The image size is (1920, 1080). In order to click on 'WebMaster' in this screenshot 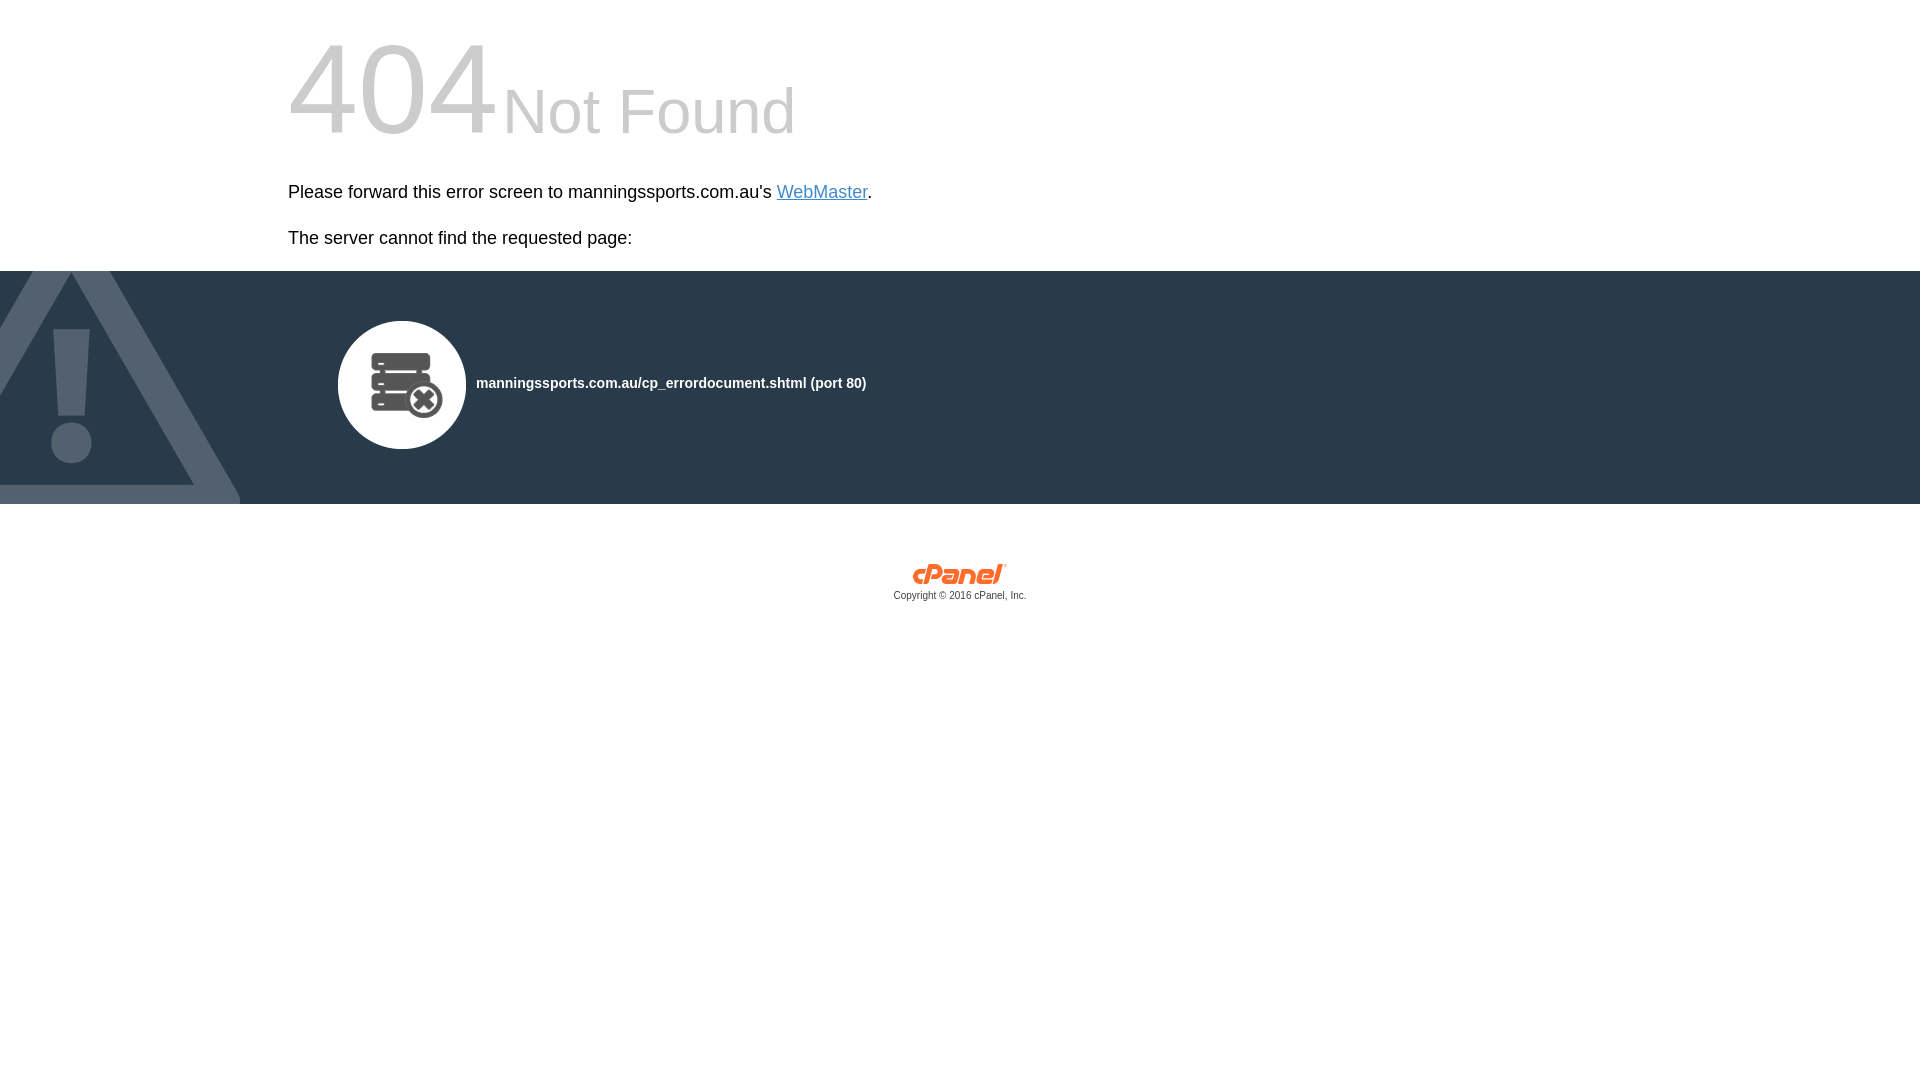, I will do `click(822, 192)`.